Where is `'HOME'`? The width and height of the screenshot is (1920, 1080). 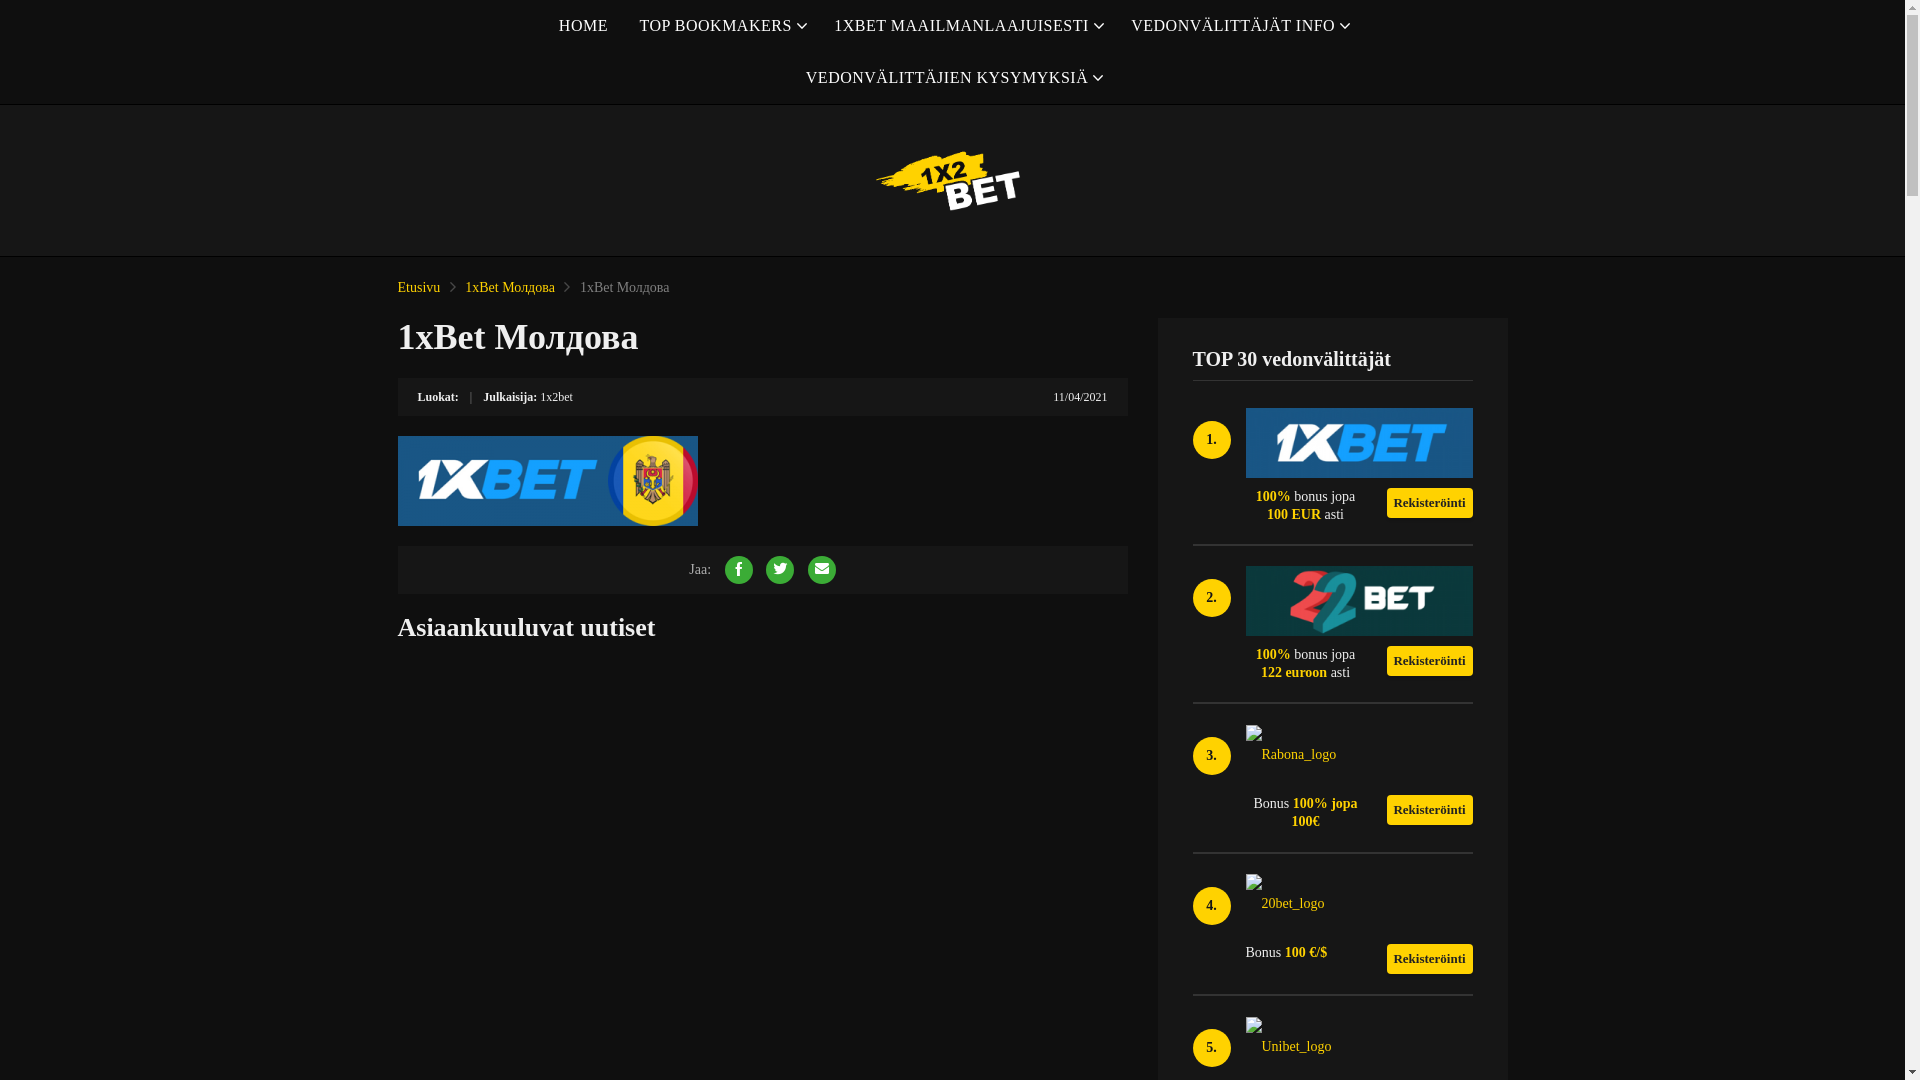
'HOME' is located at coordinates (582, 26).